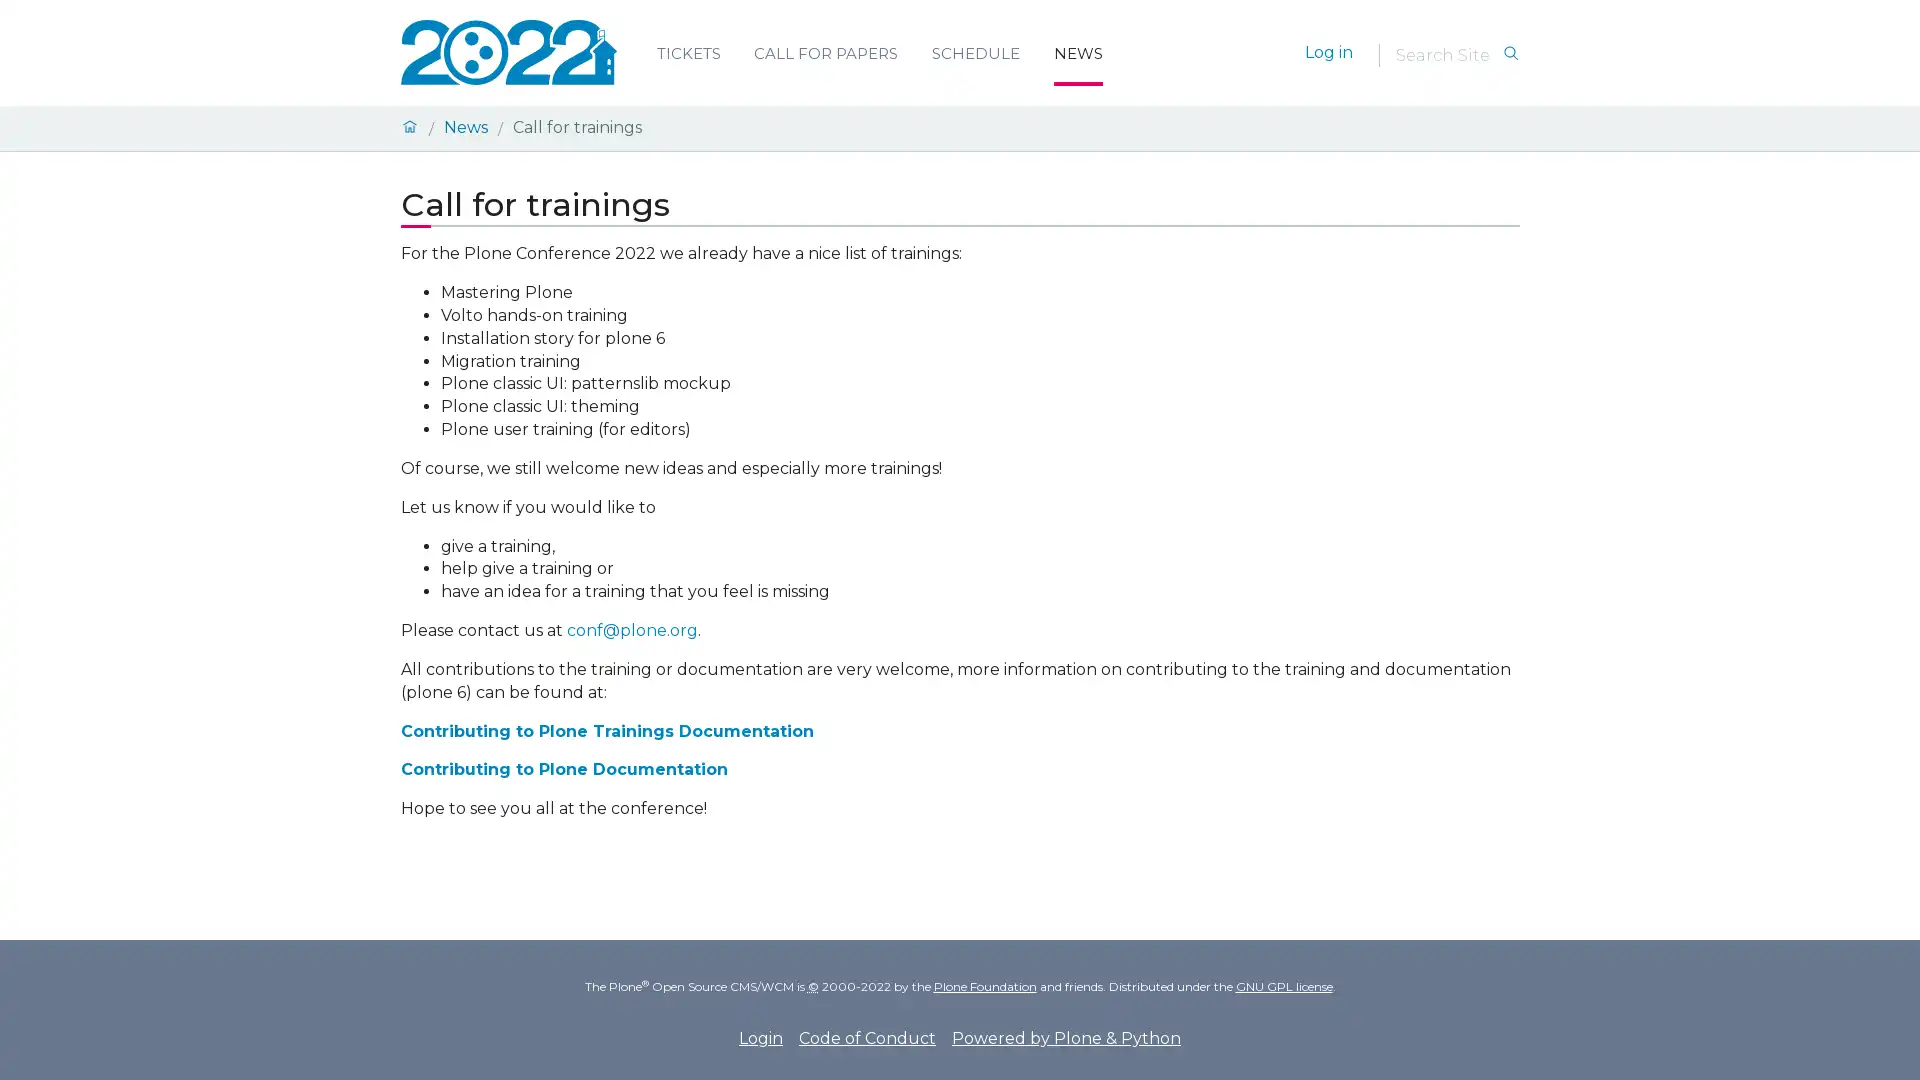 The width and height of the screenshot is (1920, 1080). What do you see at coordinates (1510, 53) in the screenshot?
I see `Search` at bounding box center [1510, 53].